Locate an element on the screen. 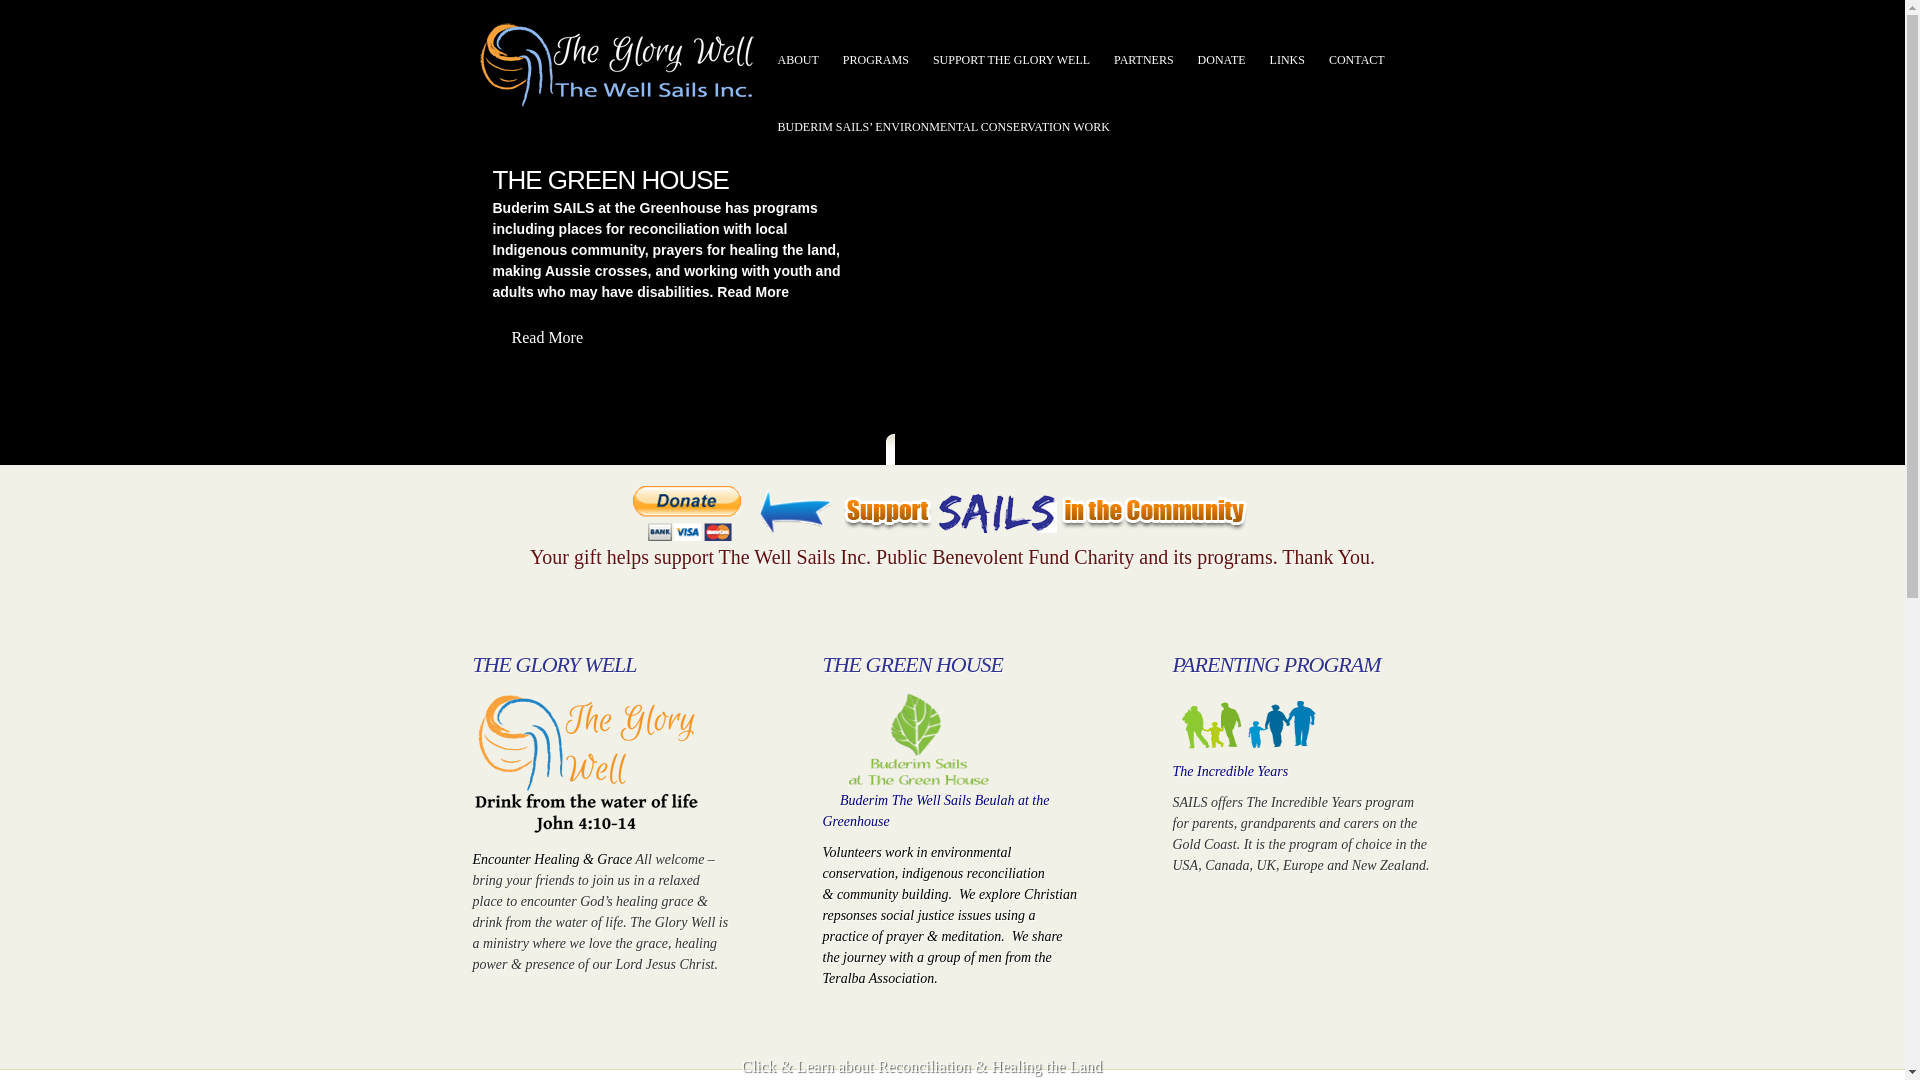  'LINKS' is located at coordinates (1287, 59).